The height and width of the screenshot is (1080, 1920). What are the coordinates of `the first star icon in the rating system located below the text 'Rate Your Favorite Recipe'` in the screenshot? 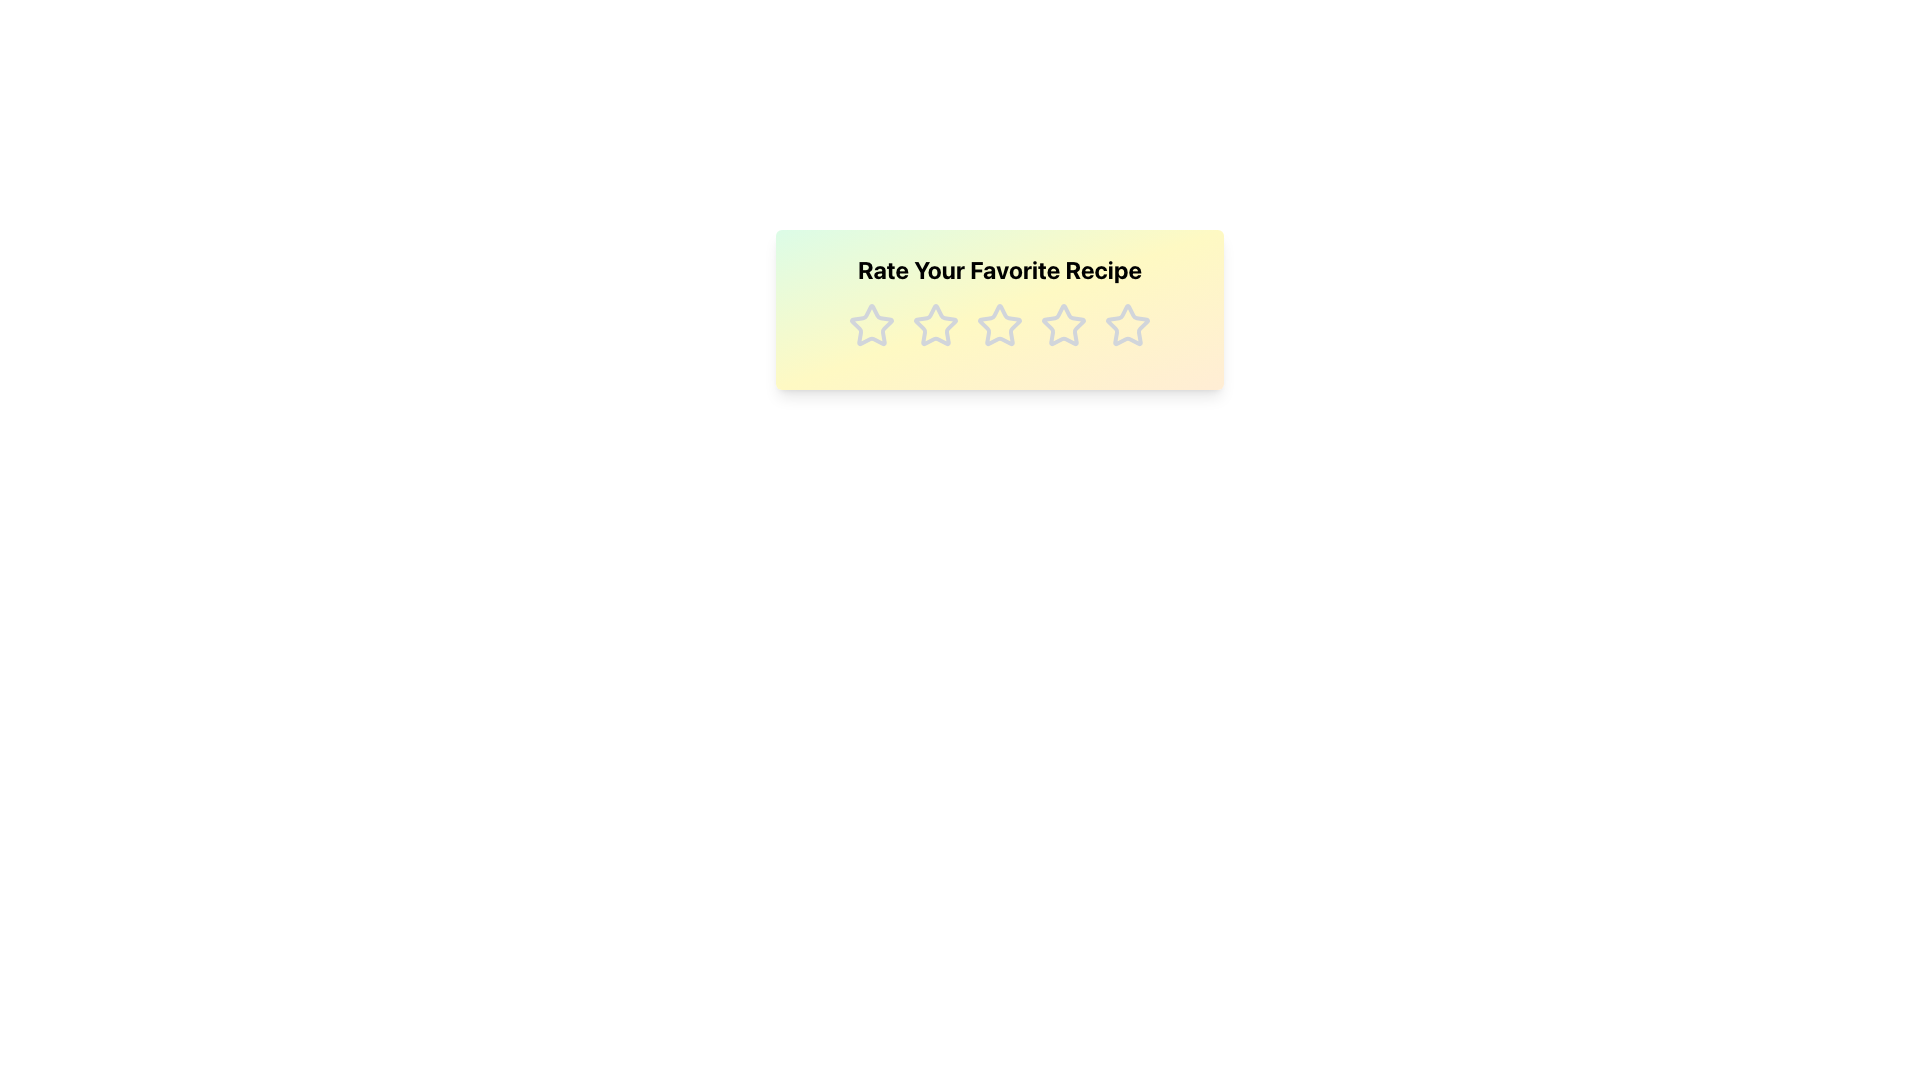 It's located at (872, 325).